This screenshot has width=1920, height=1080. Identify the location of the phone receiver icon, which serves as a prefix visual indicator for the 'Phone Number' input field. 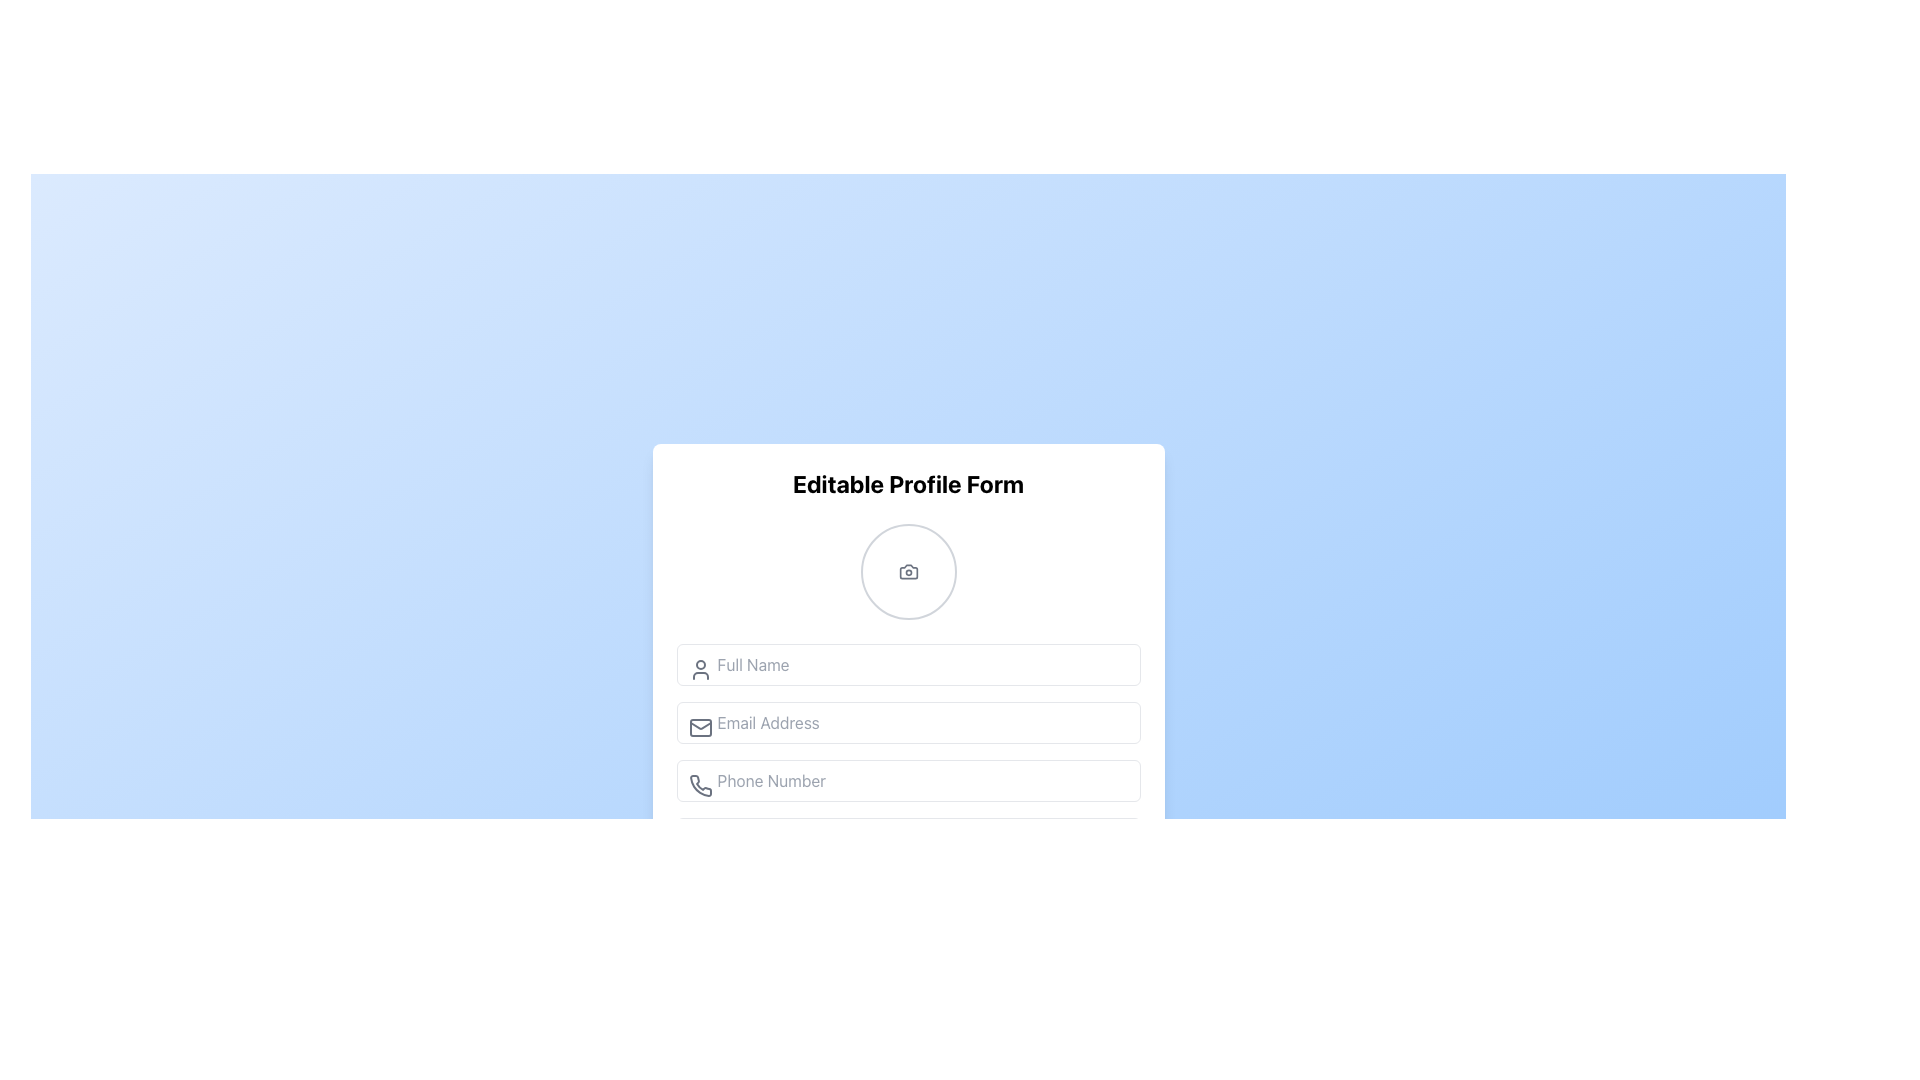
(700, 785).